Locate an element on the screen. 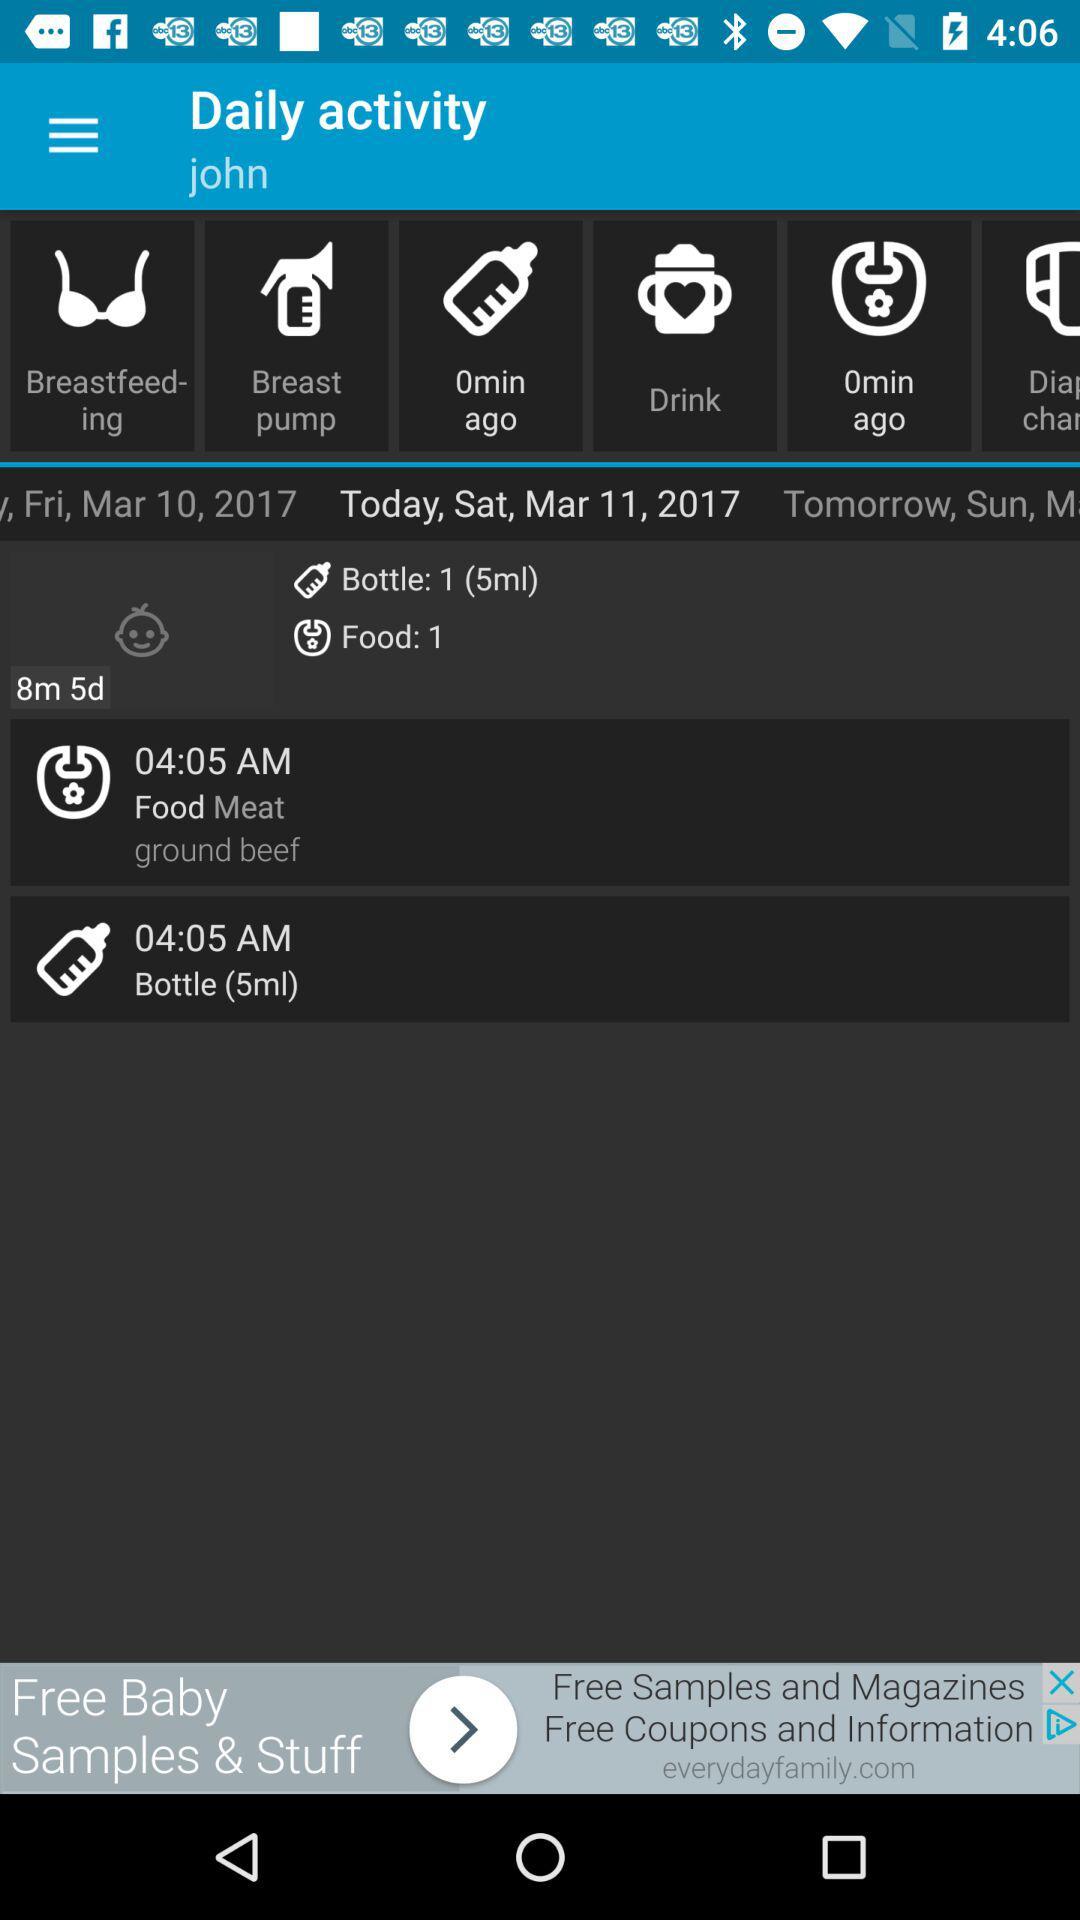 The width and height of the screenshot is (1080, 1920). give advertisement information is located at coordinates (540, 1727).